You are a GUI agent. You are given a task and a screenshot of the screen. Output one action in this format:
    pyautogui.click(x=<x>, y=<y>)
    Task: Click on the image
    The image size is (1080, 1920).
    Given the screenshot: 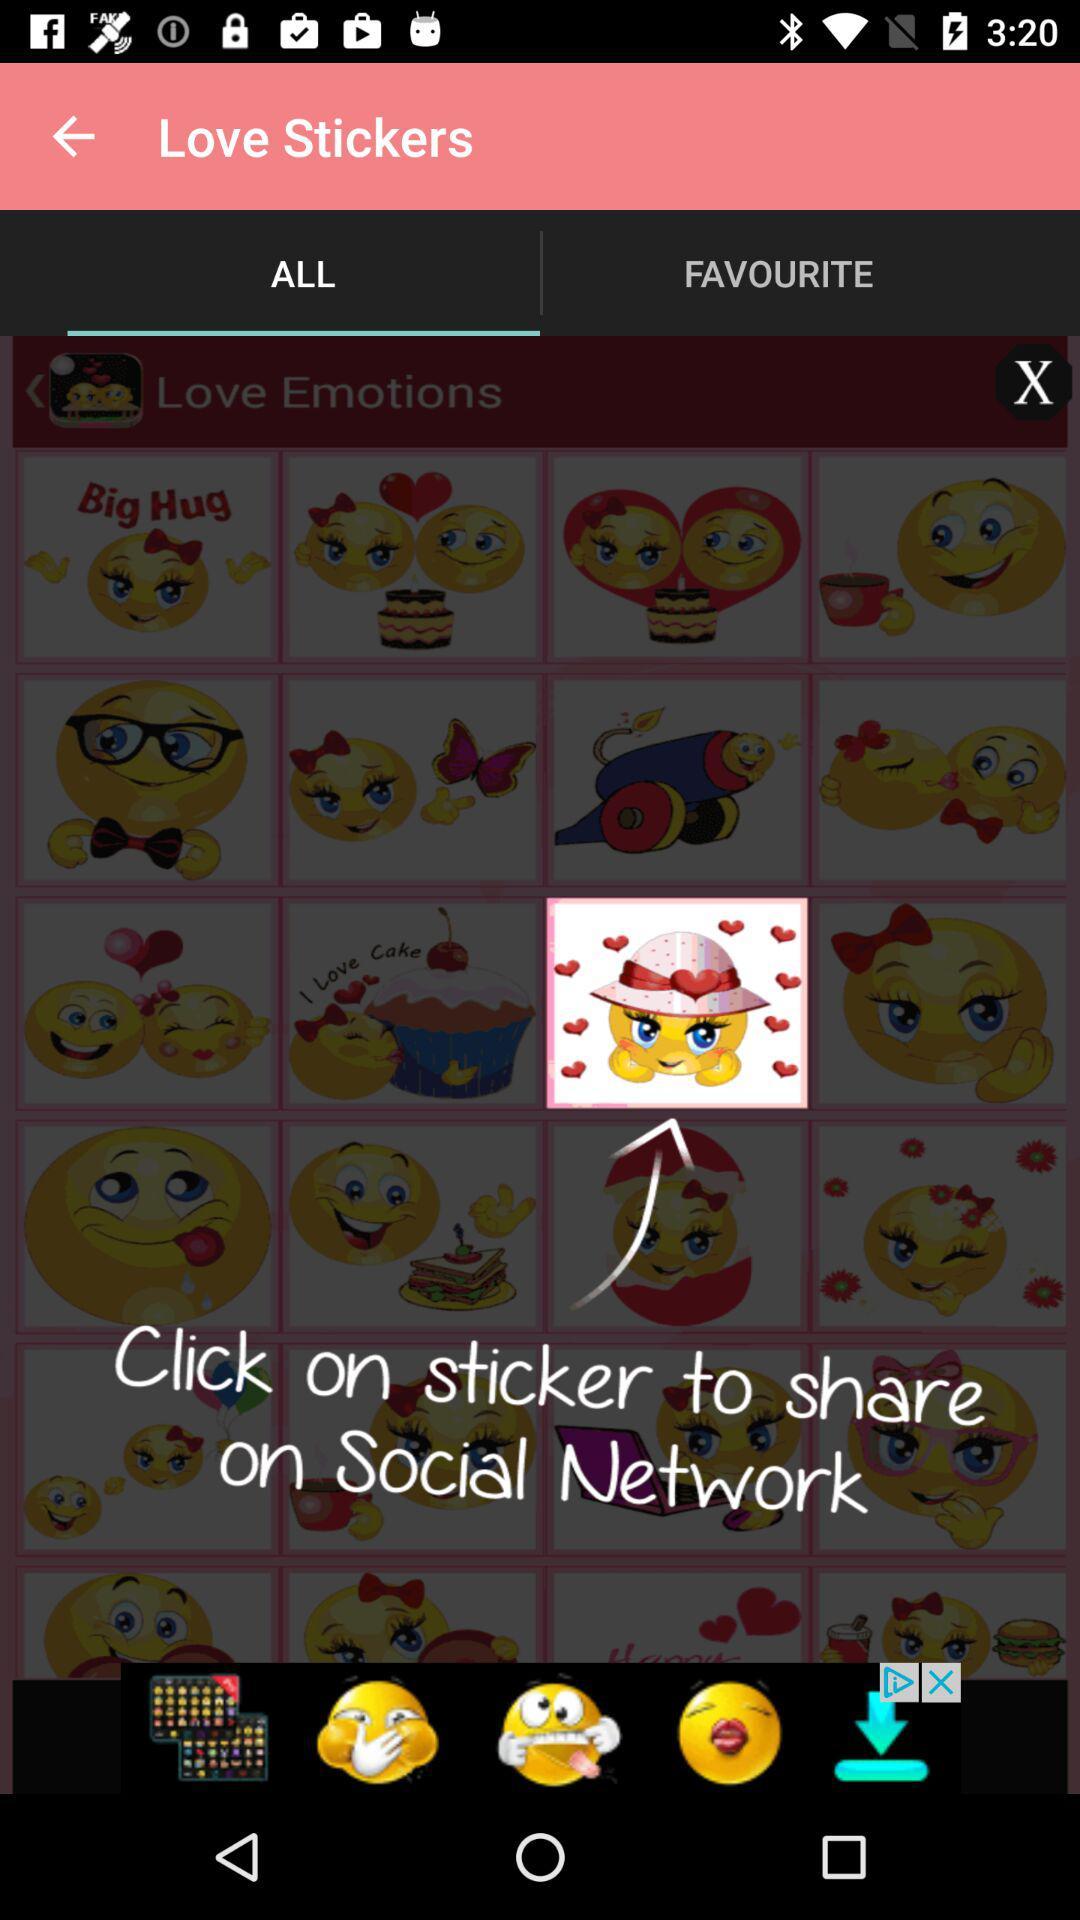 What is the action you would take?
    pyautogui.click(x=1033, y=382)
    